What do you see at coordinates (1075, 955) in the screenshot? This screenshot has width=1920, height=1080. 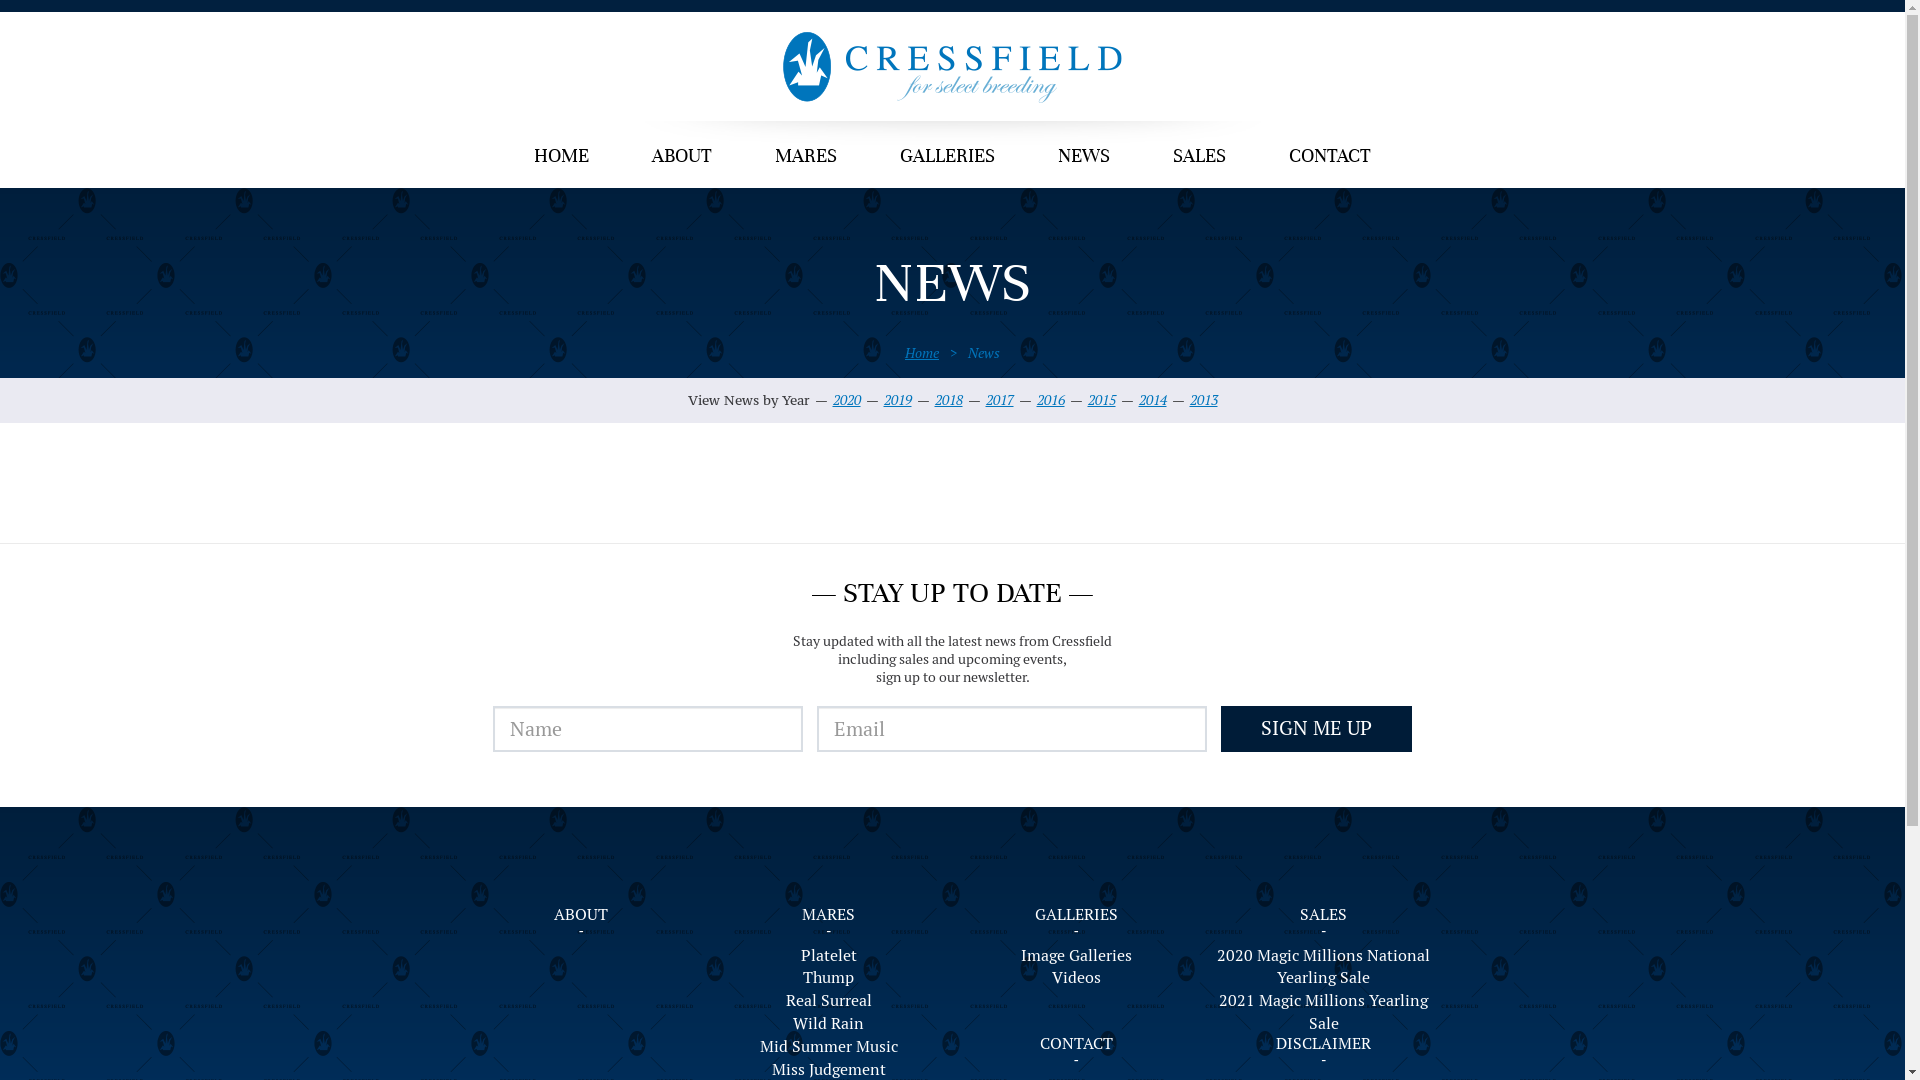 I see `'Image Galleries'` at bounding box center [1075, 955].